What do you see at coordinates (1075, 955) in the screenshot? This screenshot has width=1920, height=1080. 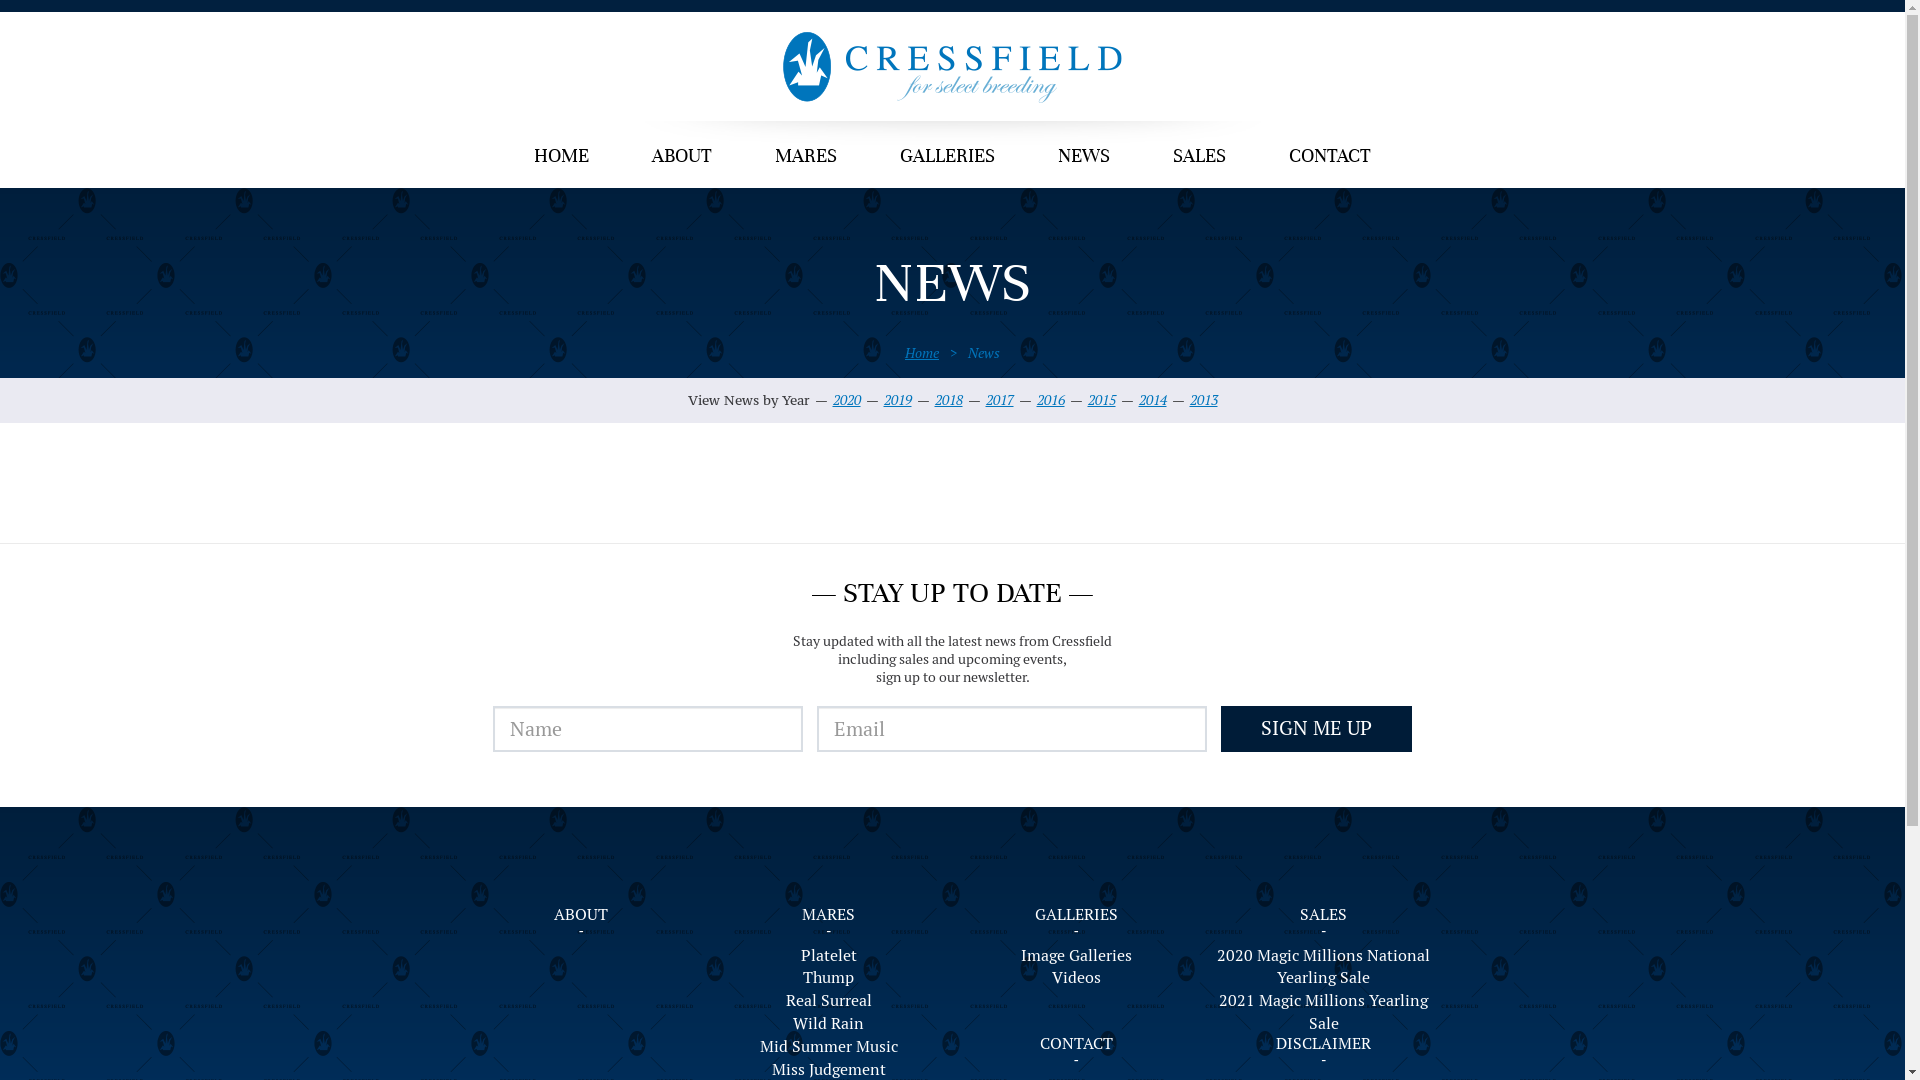 I see `'Image Galleries'` at bounding box center [1075, 955].